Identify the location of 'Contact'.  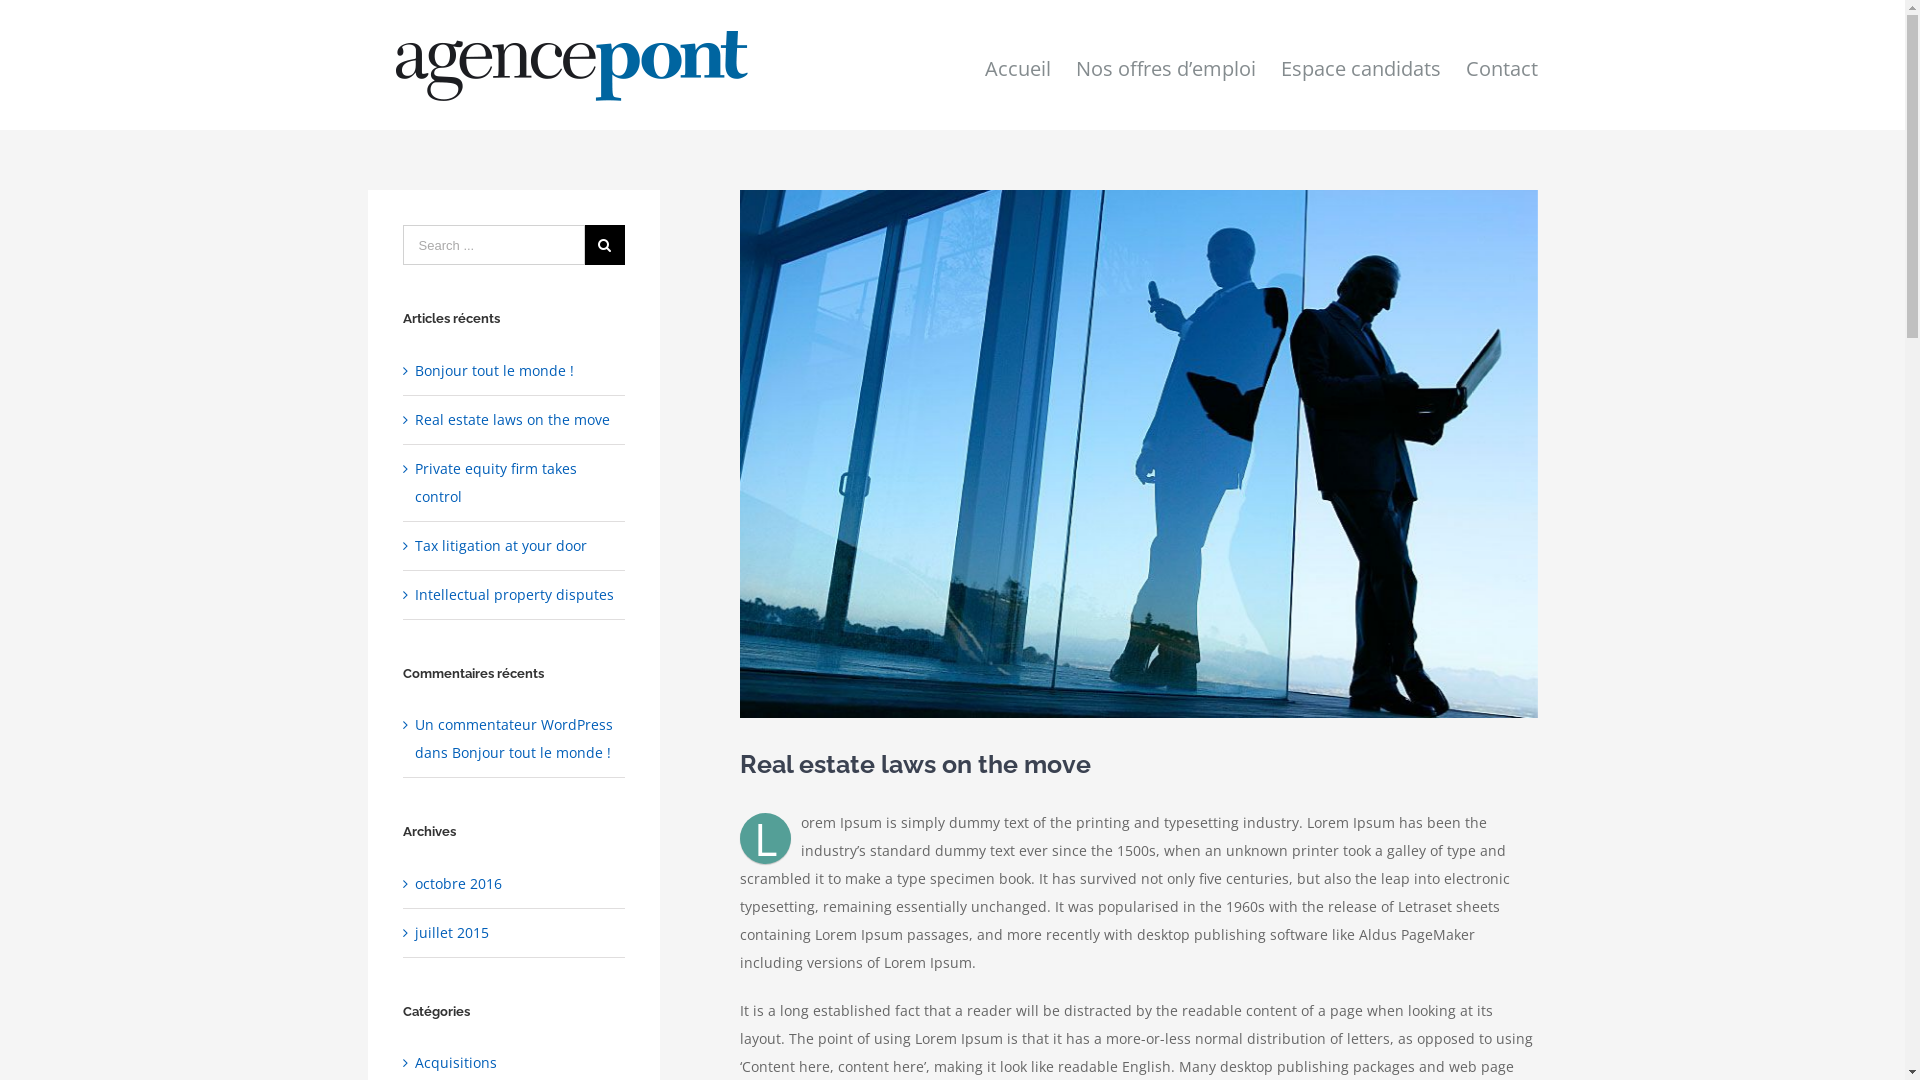
(1465, 64).